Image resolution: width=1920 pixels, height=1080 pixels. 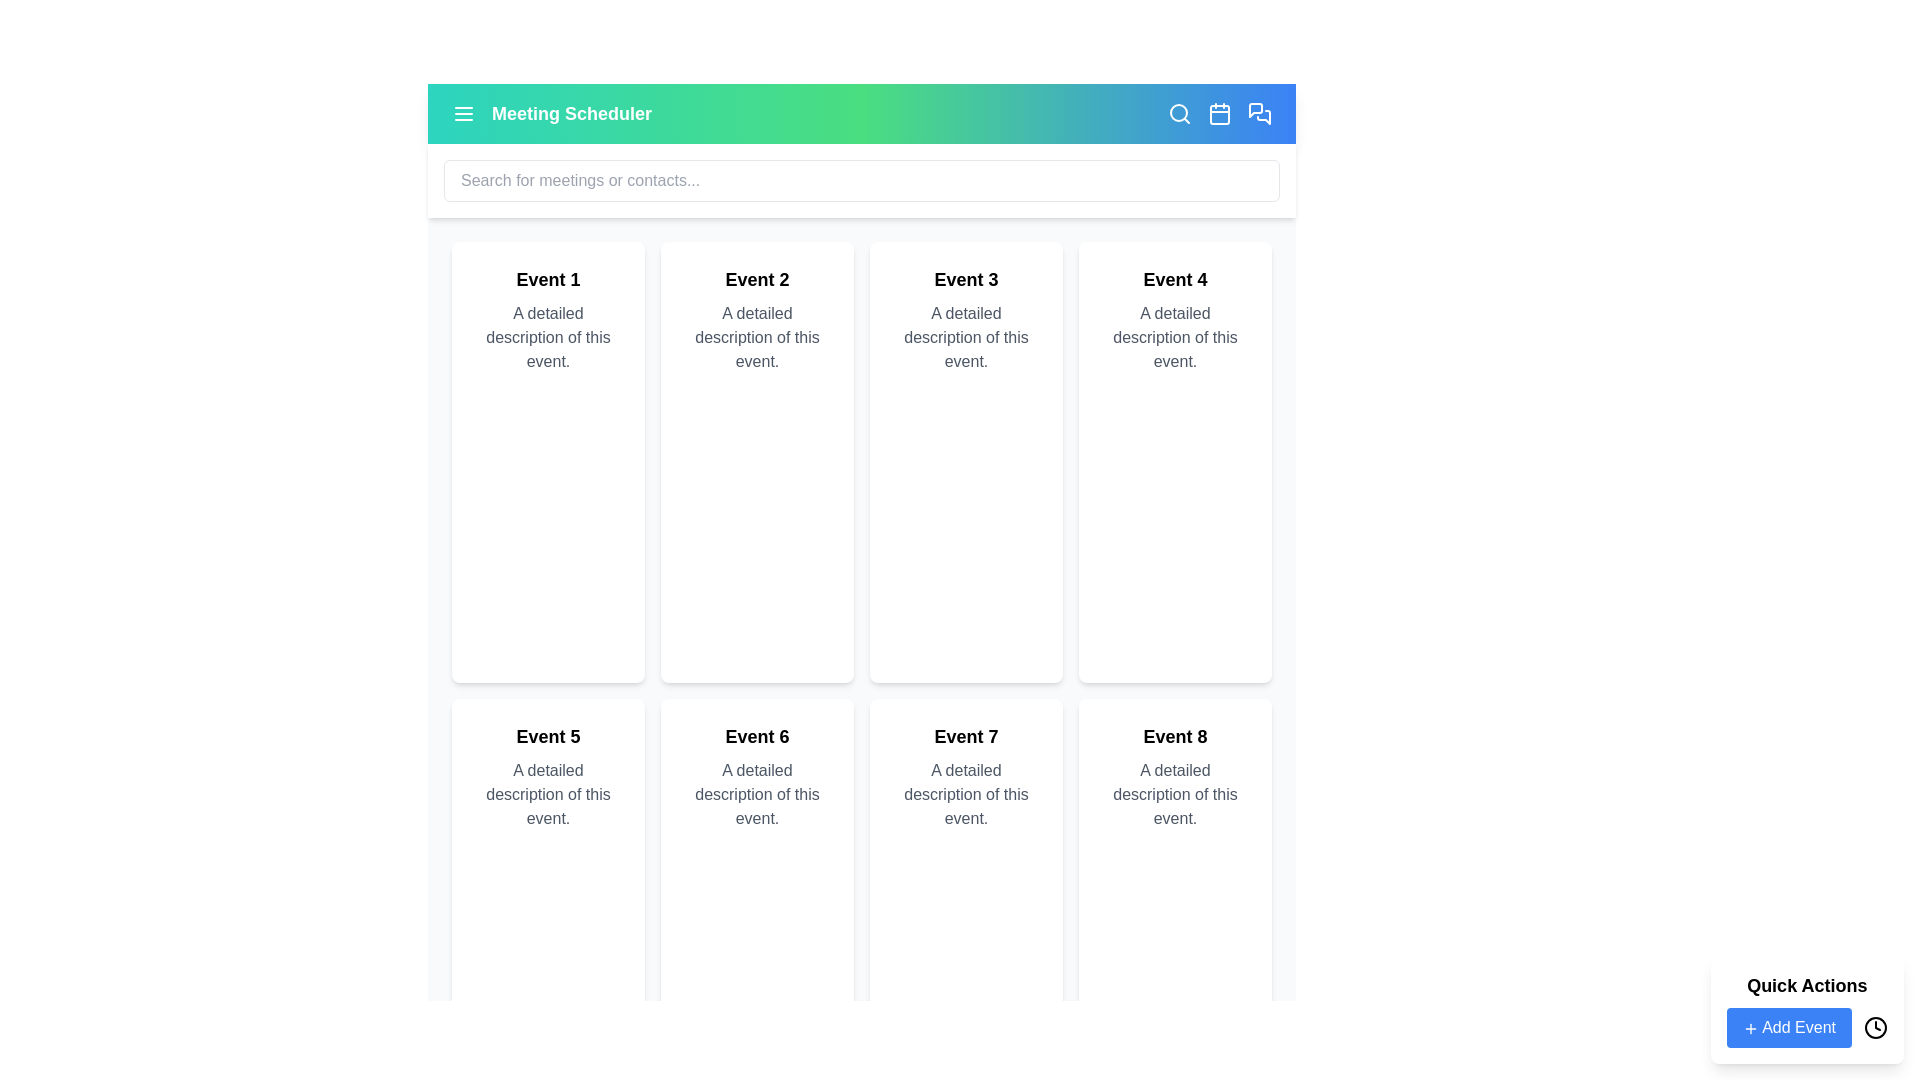 I want to click on informational text located beneath the title of the 'Event 4' card, which is the fourth card in the row of event cards, so click(x=1175, y=337).